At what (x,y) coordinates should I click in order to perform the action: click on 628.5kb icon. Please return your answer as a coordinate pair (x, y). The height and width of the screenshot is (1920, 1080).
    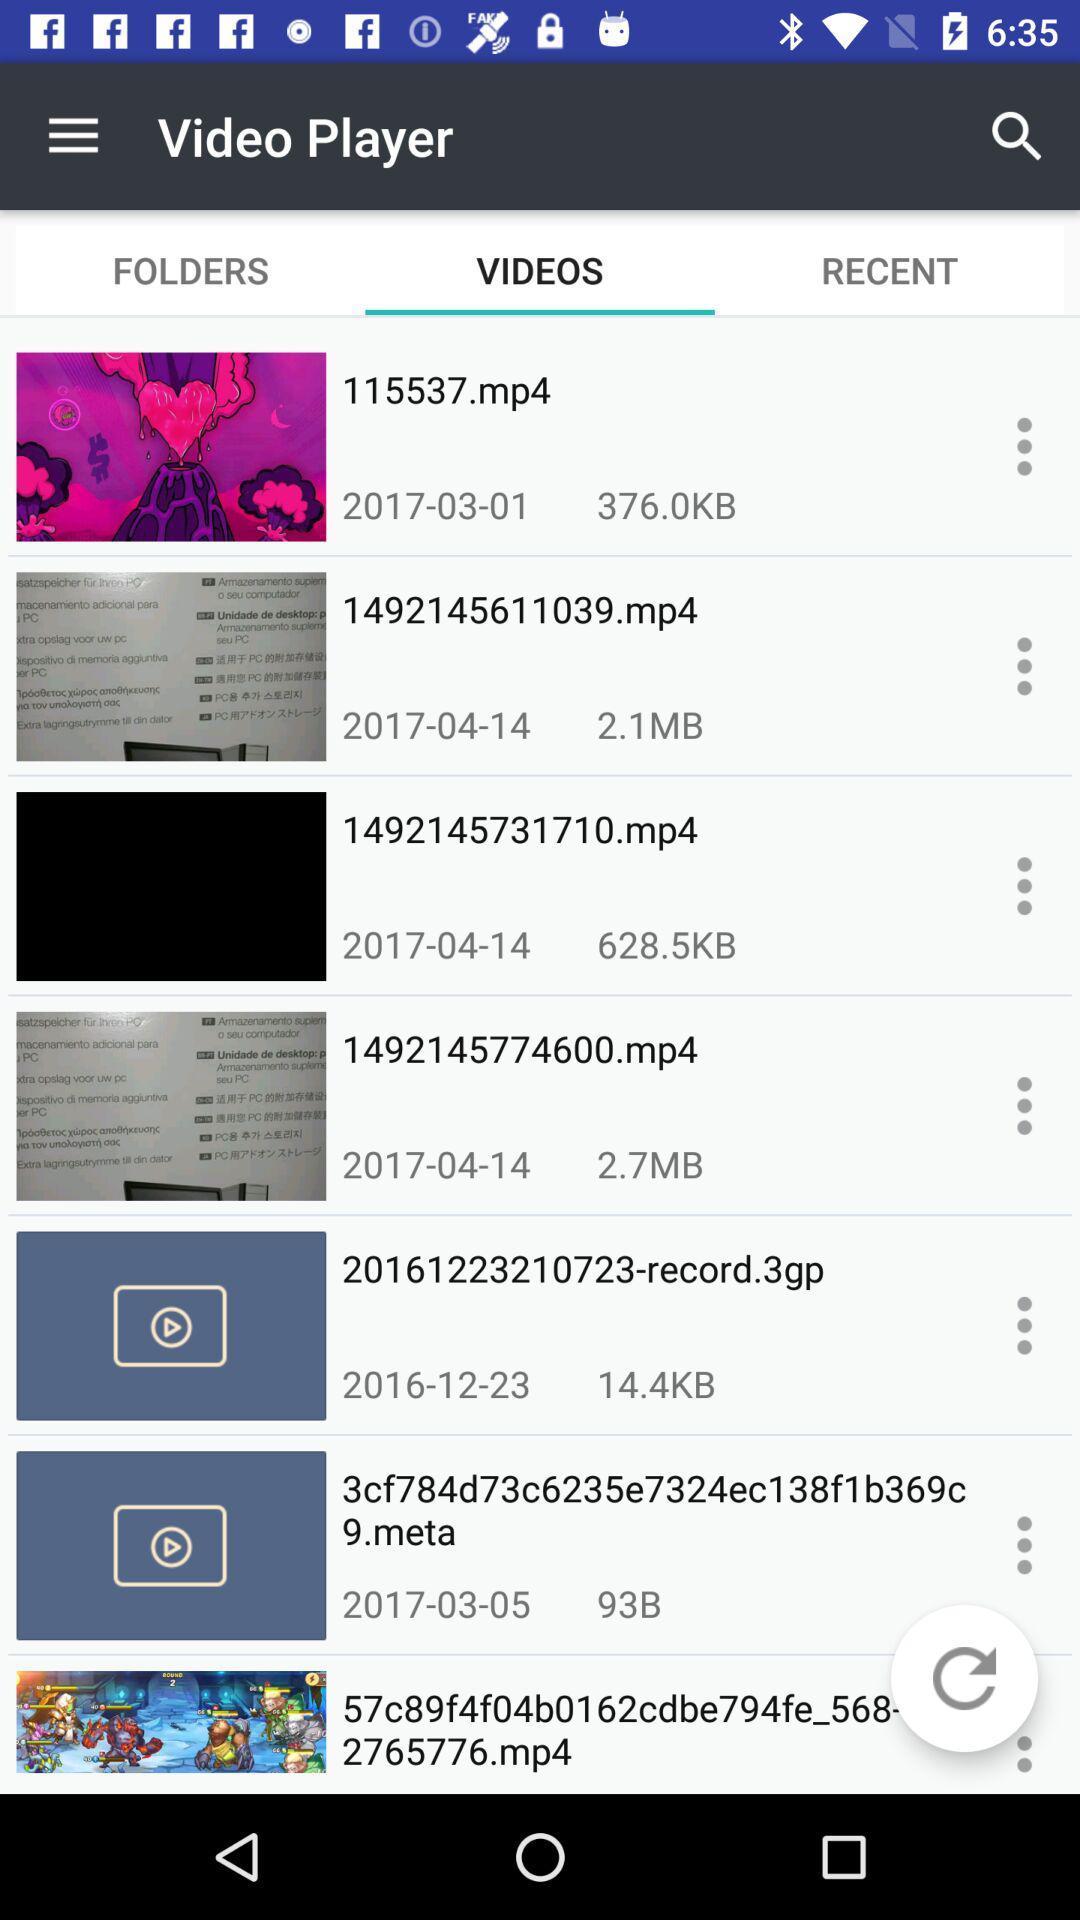
    Looking at the image, I should click on (667, 943).